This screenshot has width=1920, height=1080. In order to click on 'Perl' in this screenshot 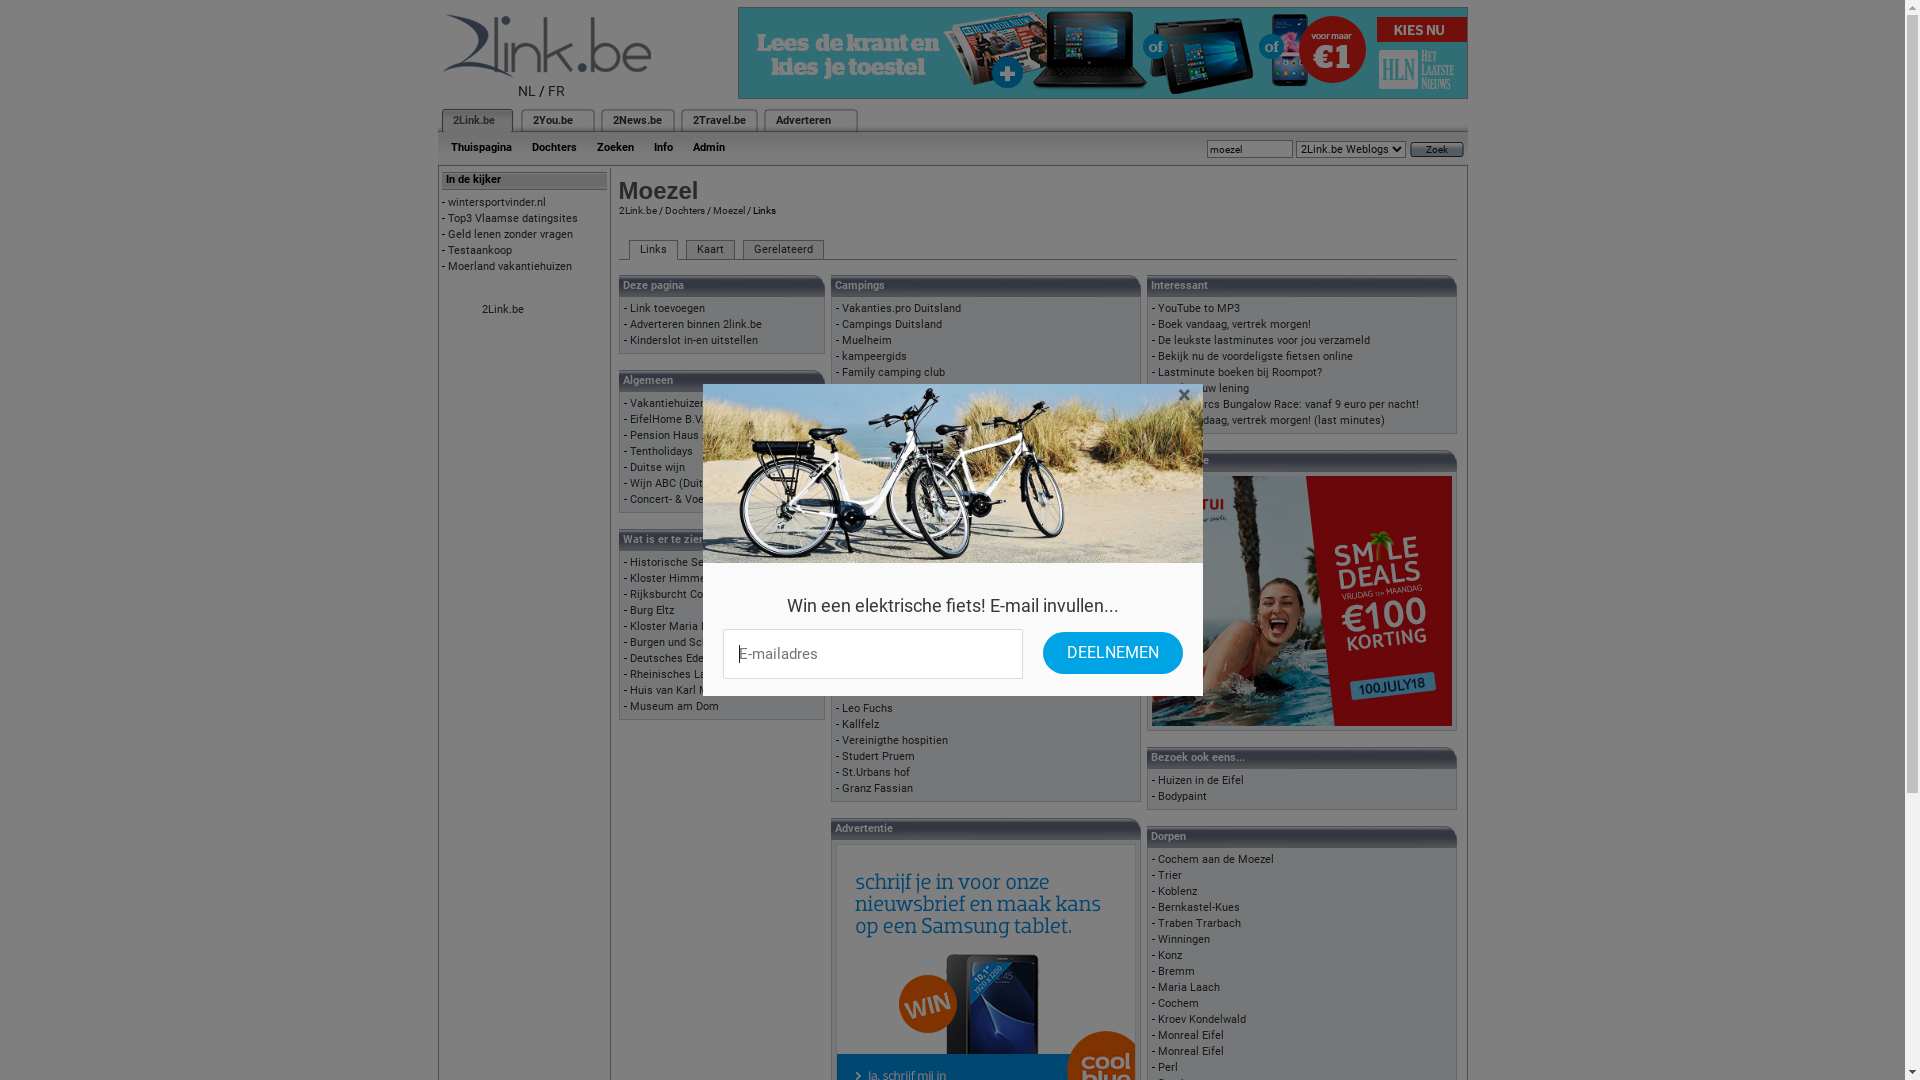, I will do `click(1167, 1066)`.